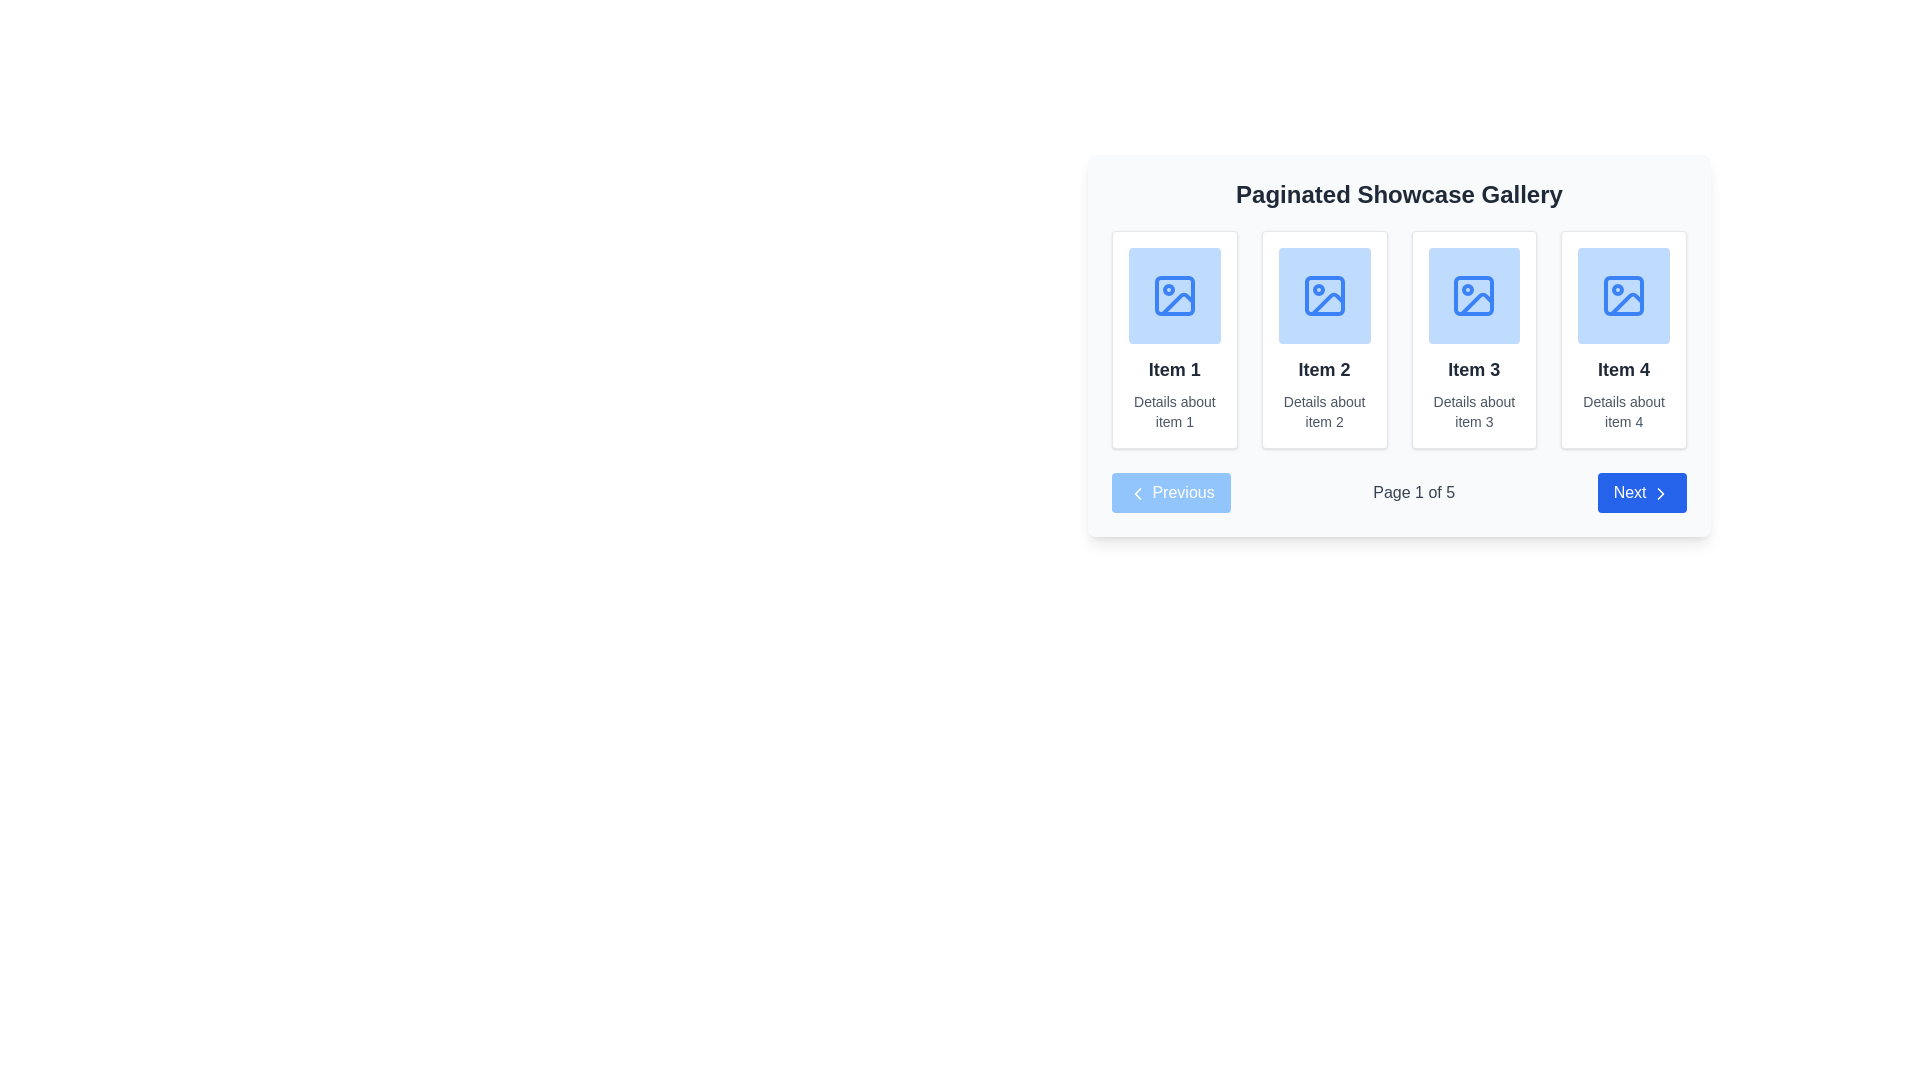 The height and width of the screenshot is (1080, 1920). Describe the element at coordinates (1324, 296) in the screenshot. I see `the second image representation icon in the gallery section under 'Paginated Showcase Gallery'` at that location.